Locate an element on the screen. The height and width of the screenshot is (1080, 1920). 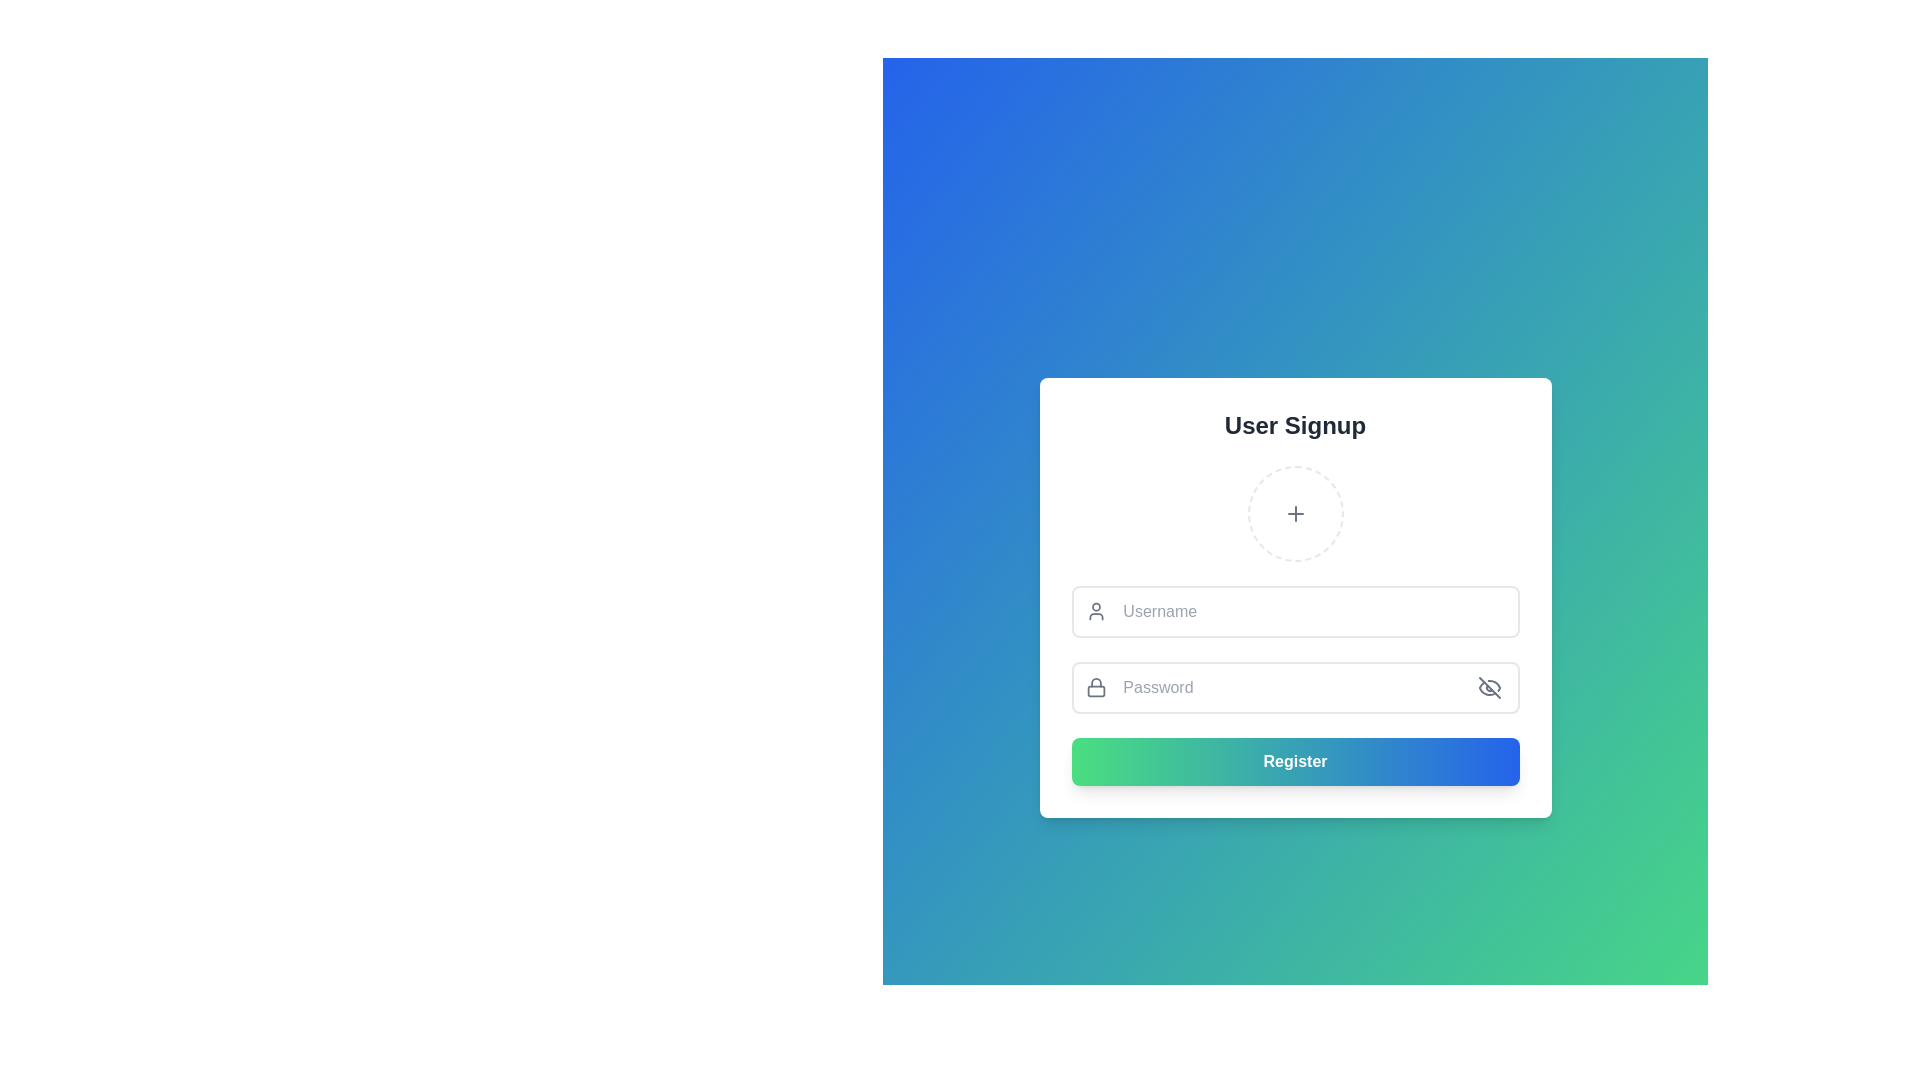
the password visibility toggle button located at the right end of the password input field is located at coordinates (1489, 686).